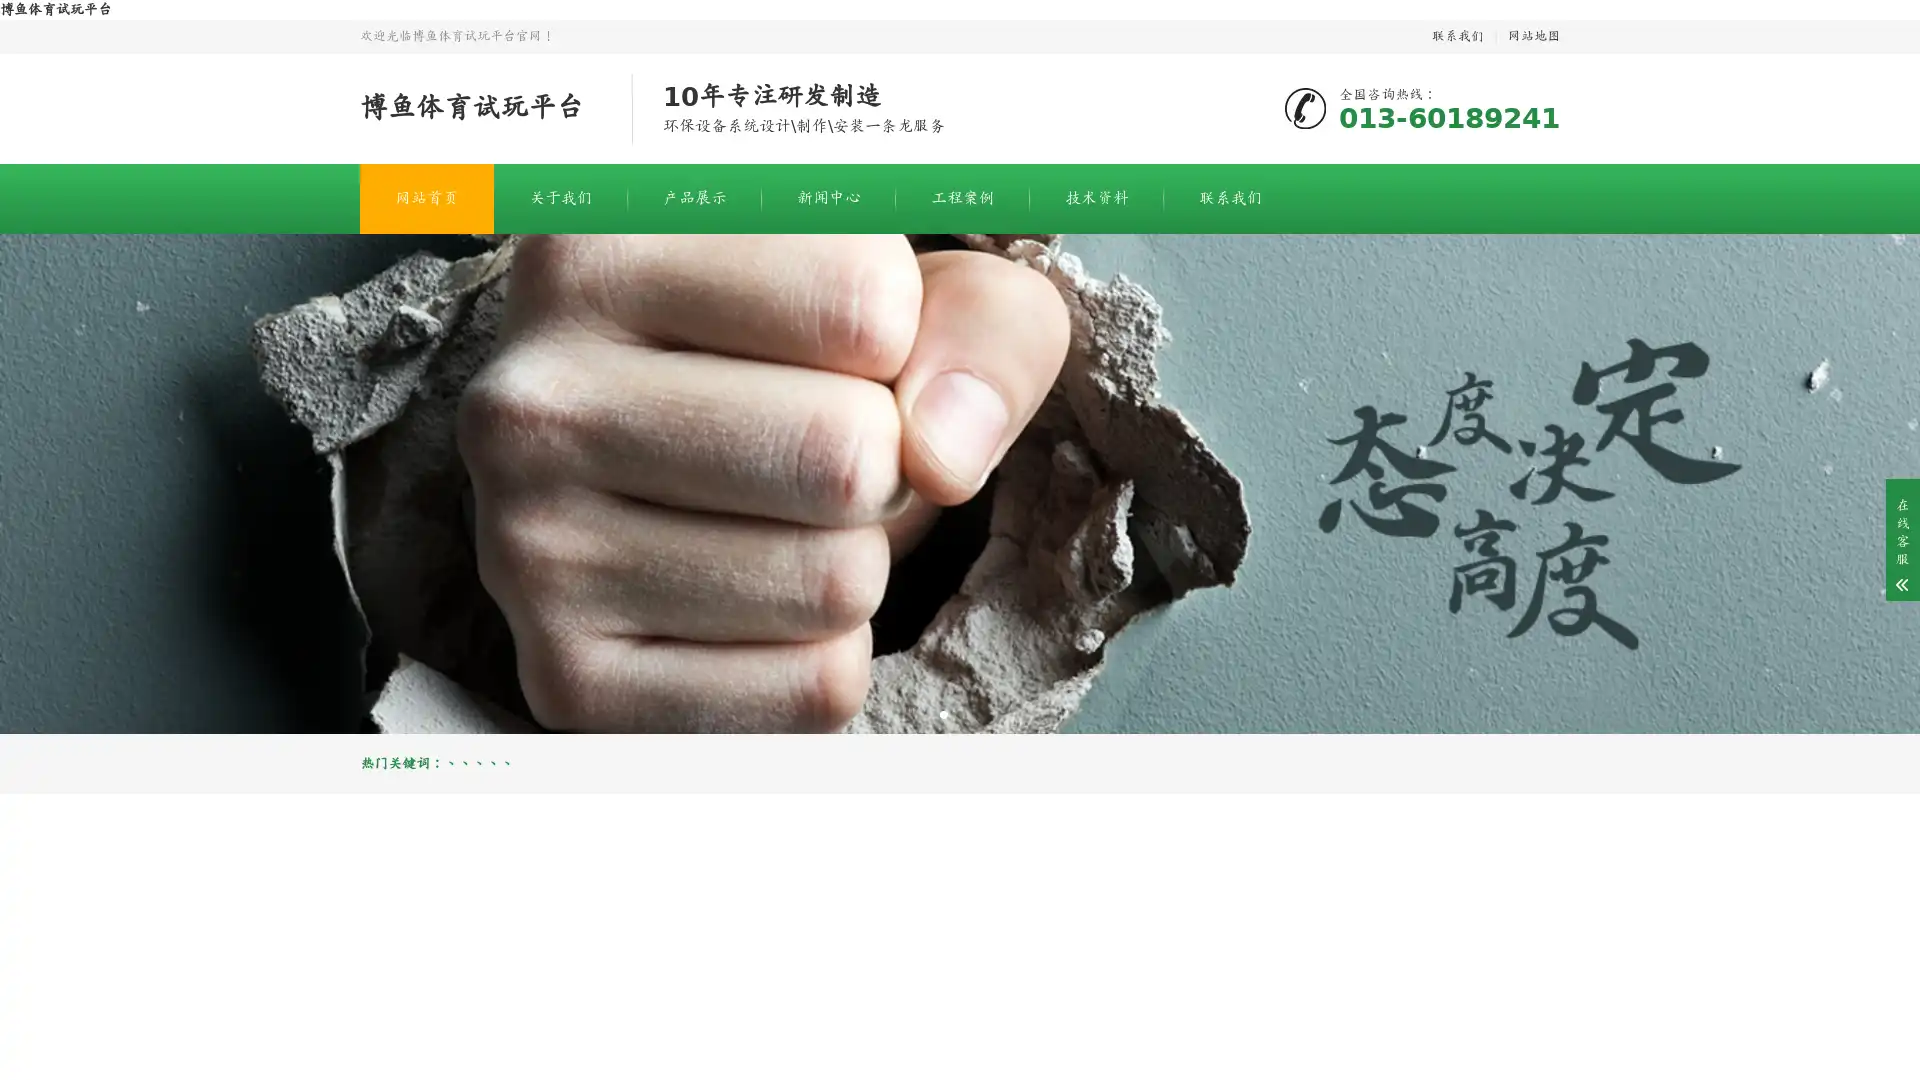 This screenshot has height=1080, width=1920. I want to click on Go to slide 1, so click(943, 713).